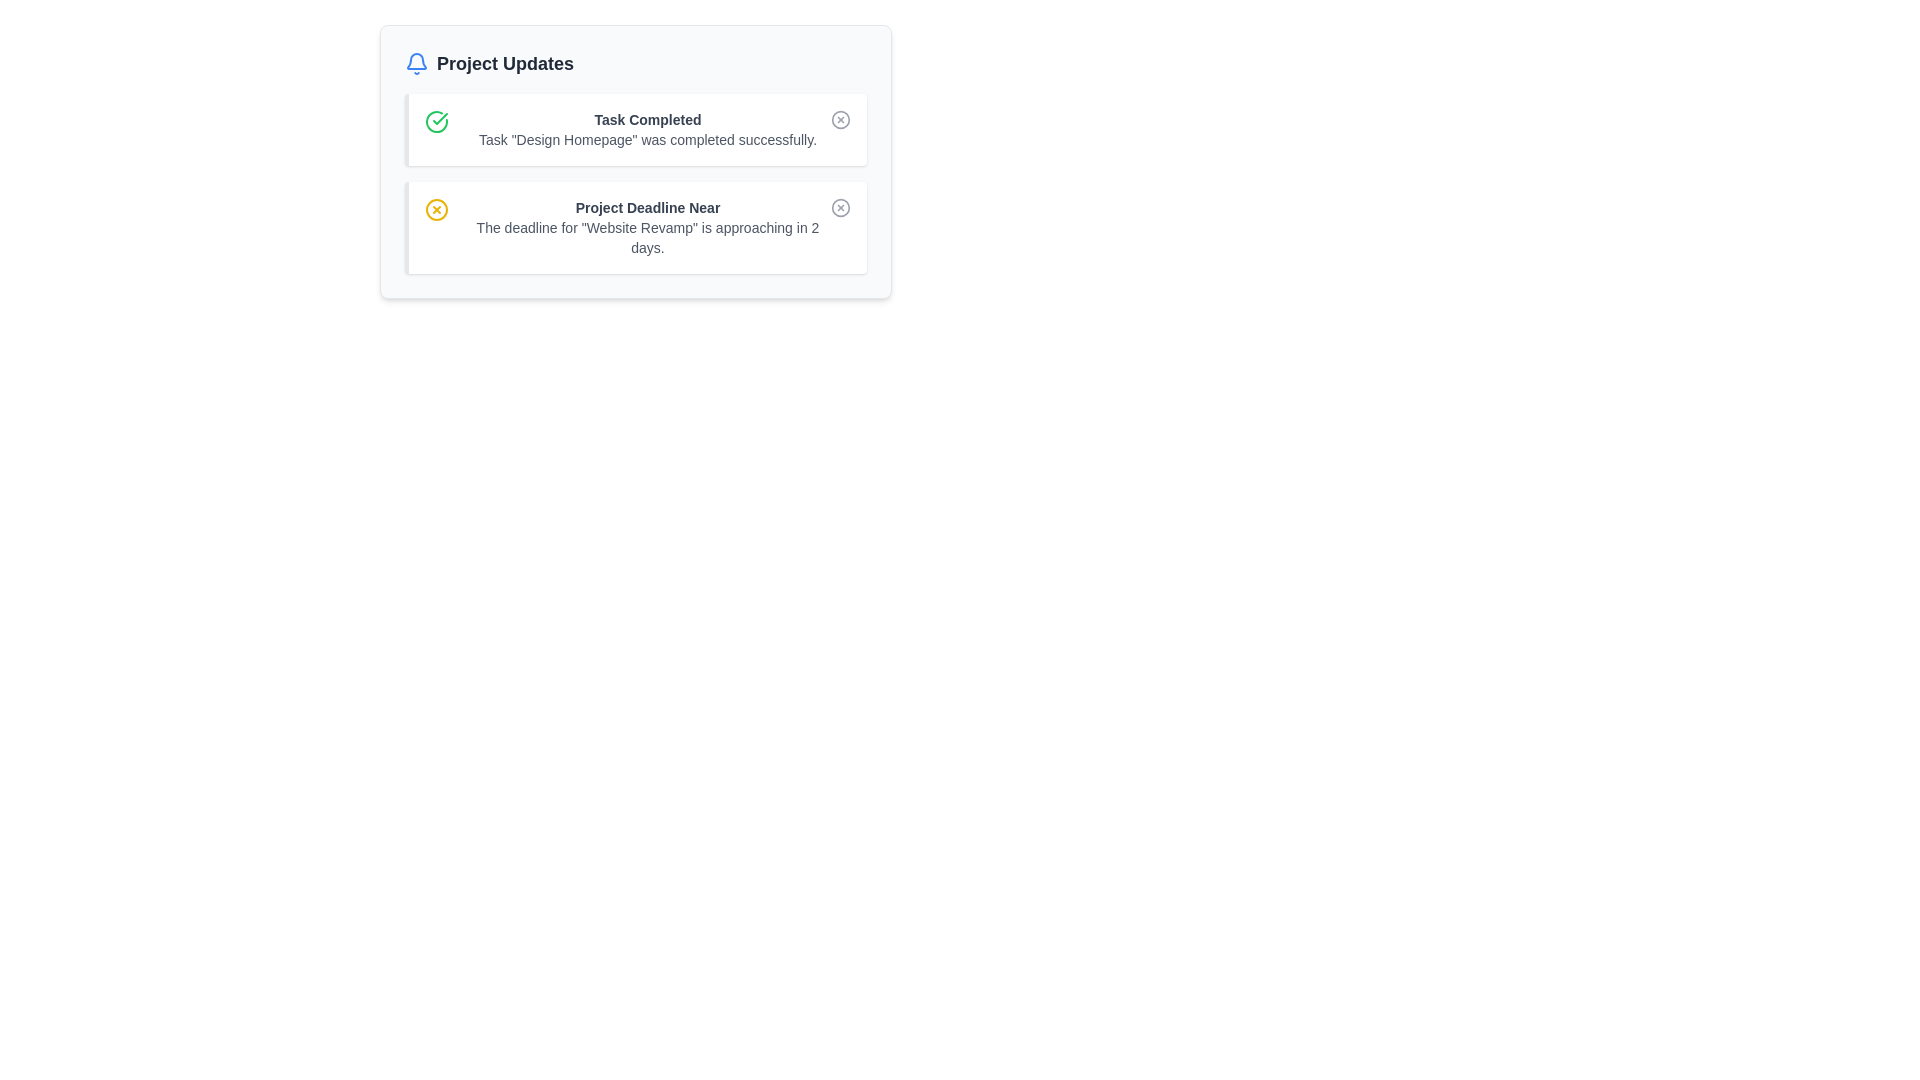 Image resolution: width=1920 pixels, height=1080 pixels. I want to click on text content that informs users about the project deadline for the 'Website Revamp' project, located in the main content area of the second notification card in the 'Project Updates' panel, so click(648, 226).